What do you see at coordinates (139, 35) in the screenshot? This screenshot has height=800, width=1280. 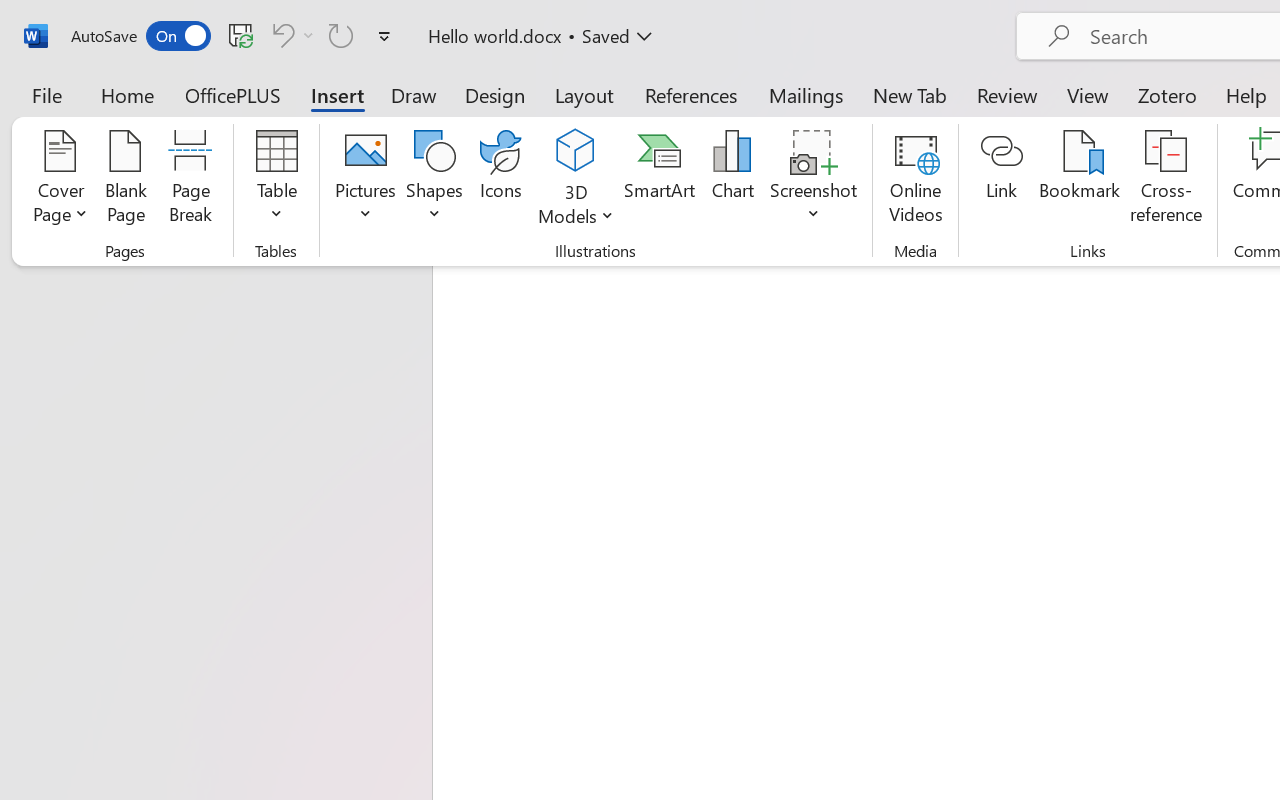 I see `'AutoSave'` at bounding box center [139, 35].